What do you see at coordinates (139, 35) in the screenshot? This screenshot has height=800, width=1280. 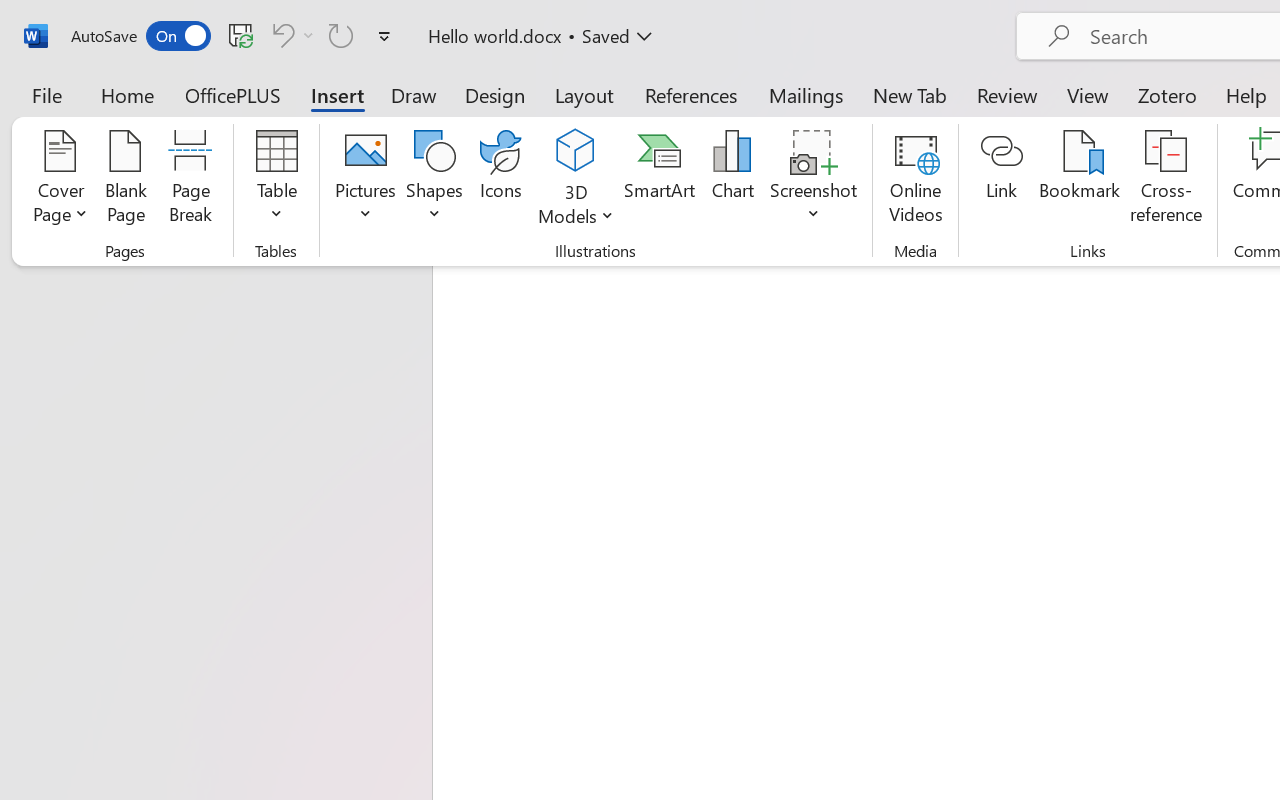 I see `'AutoSave'` at bounding box center [139, 35].